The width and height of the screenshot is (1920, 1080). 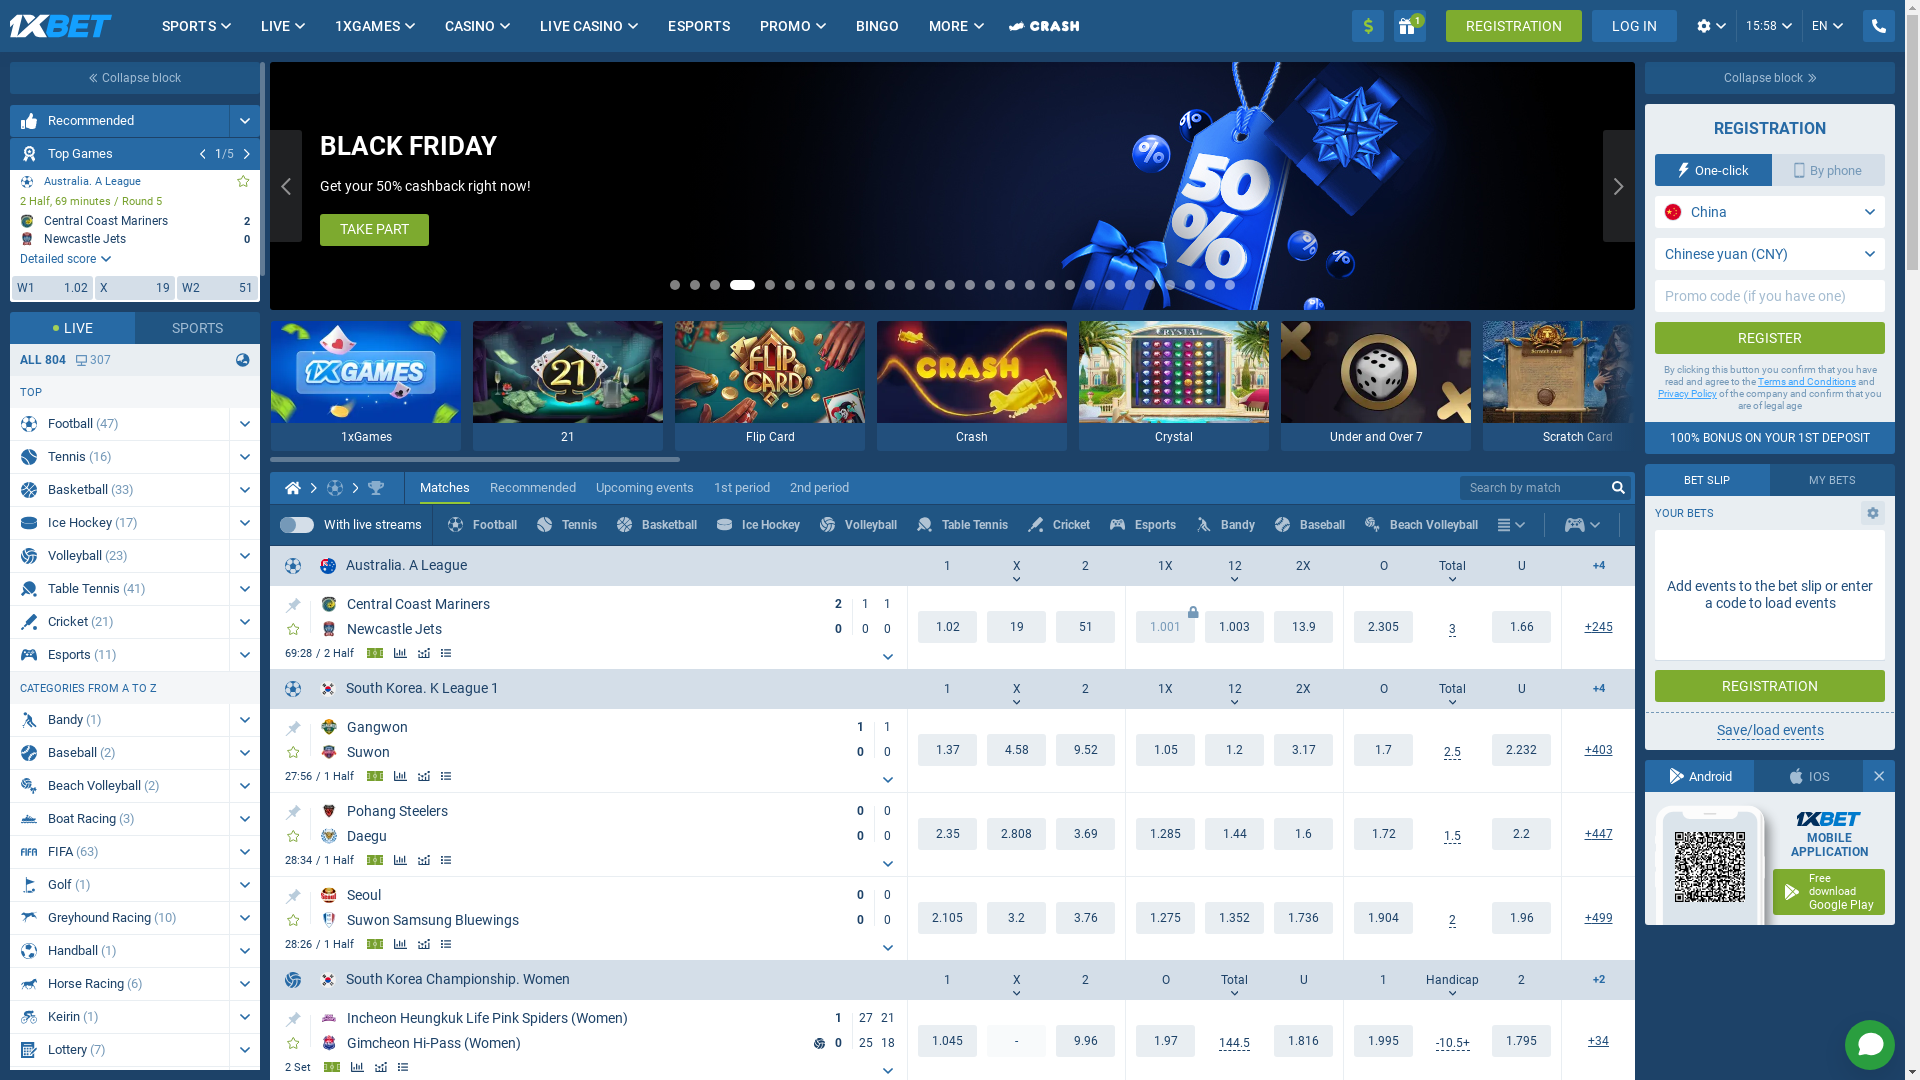 What do you see at coordinates (65, 257) in the screenshot?
I see `'Detailed score'` at bounding box center [65, 257].